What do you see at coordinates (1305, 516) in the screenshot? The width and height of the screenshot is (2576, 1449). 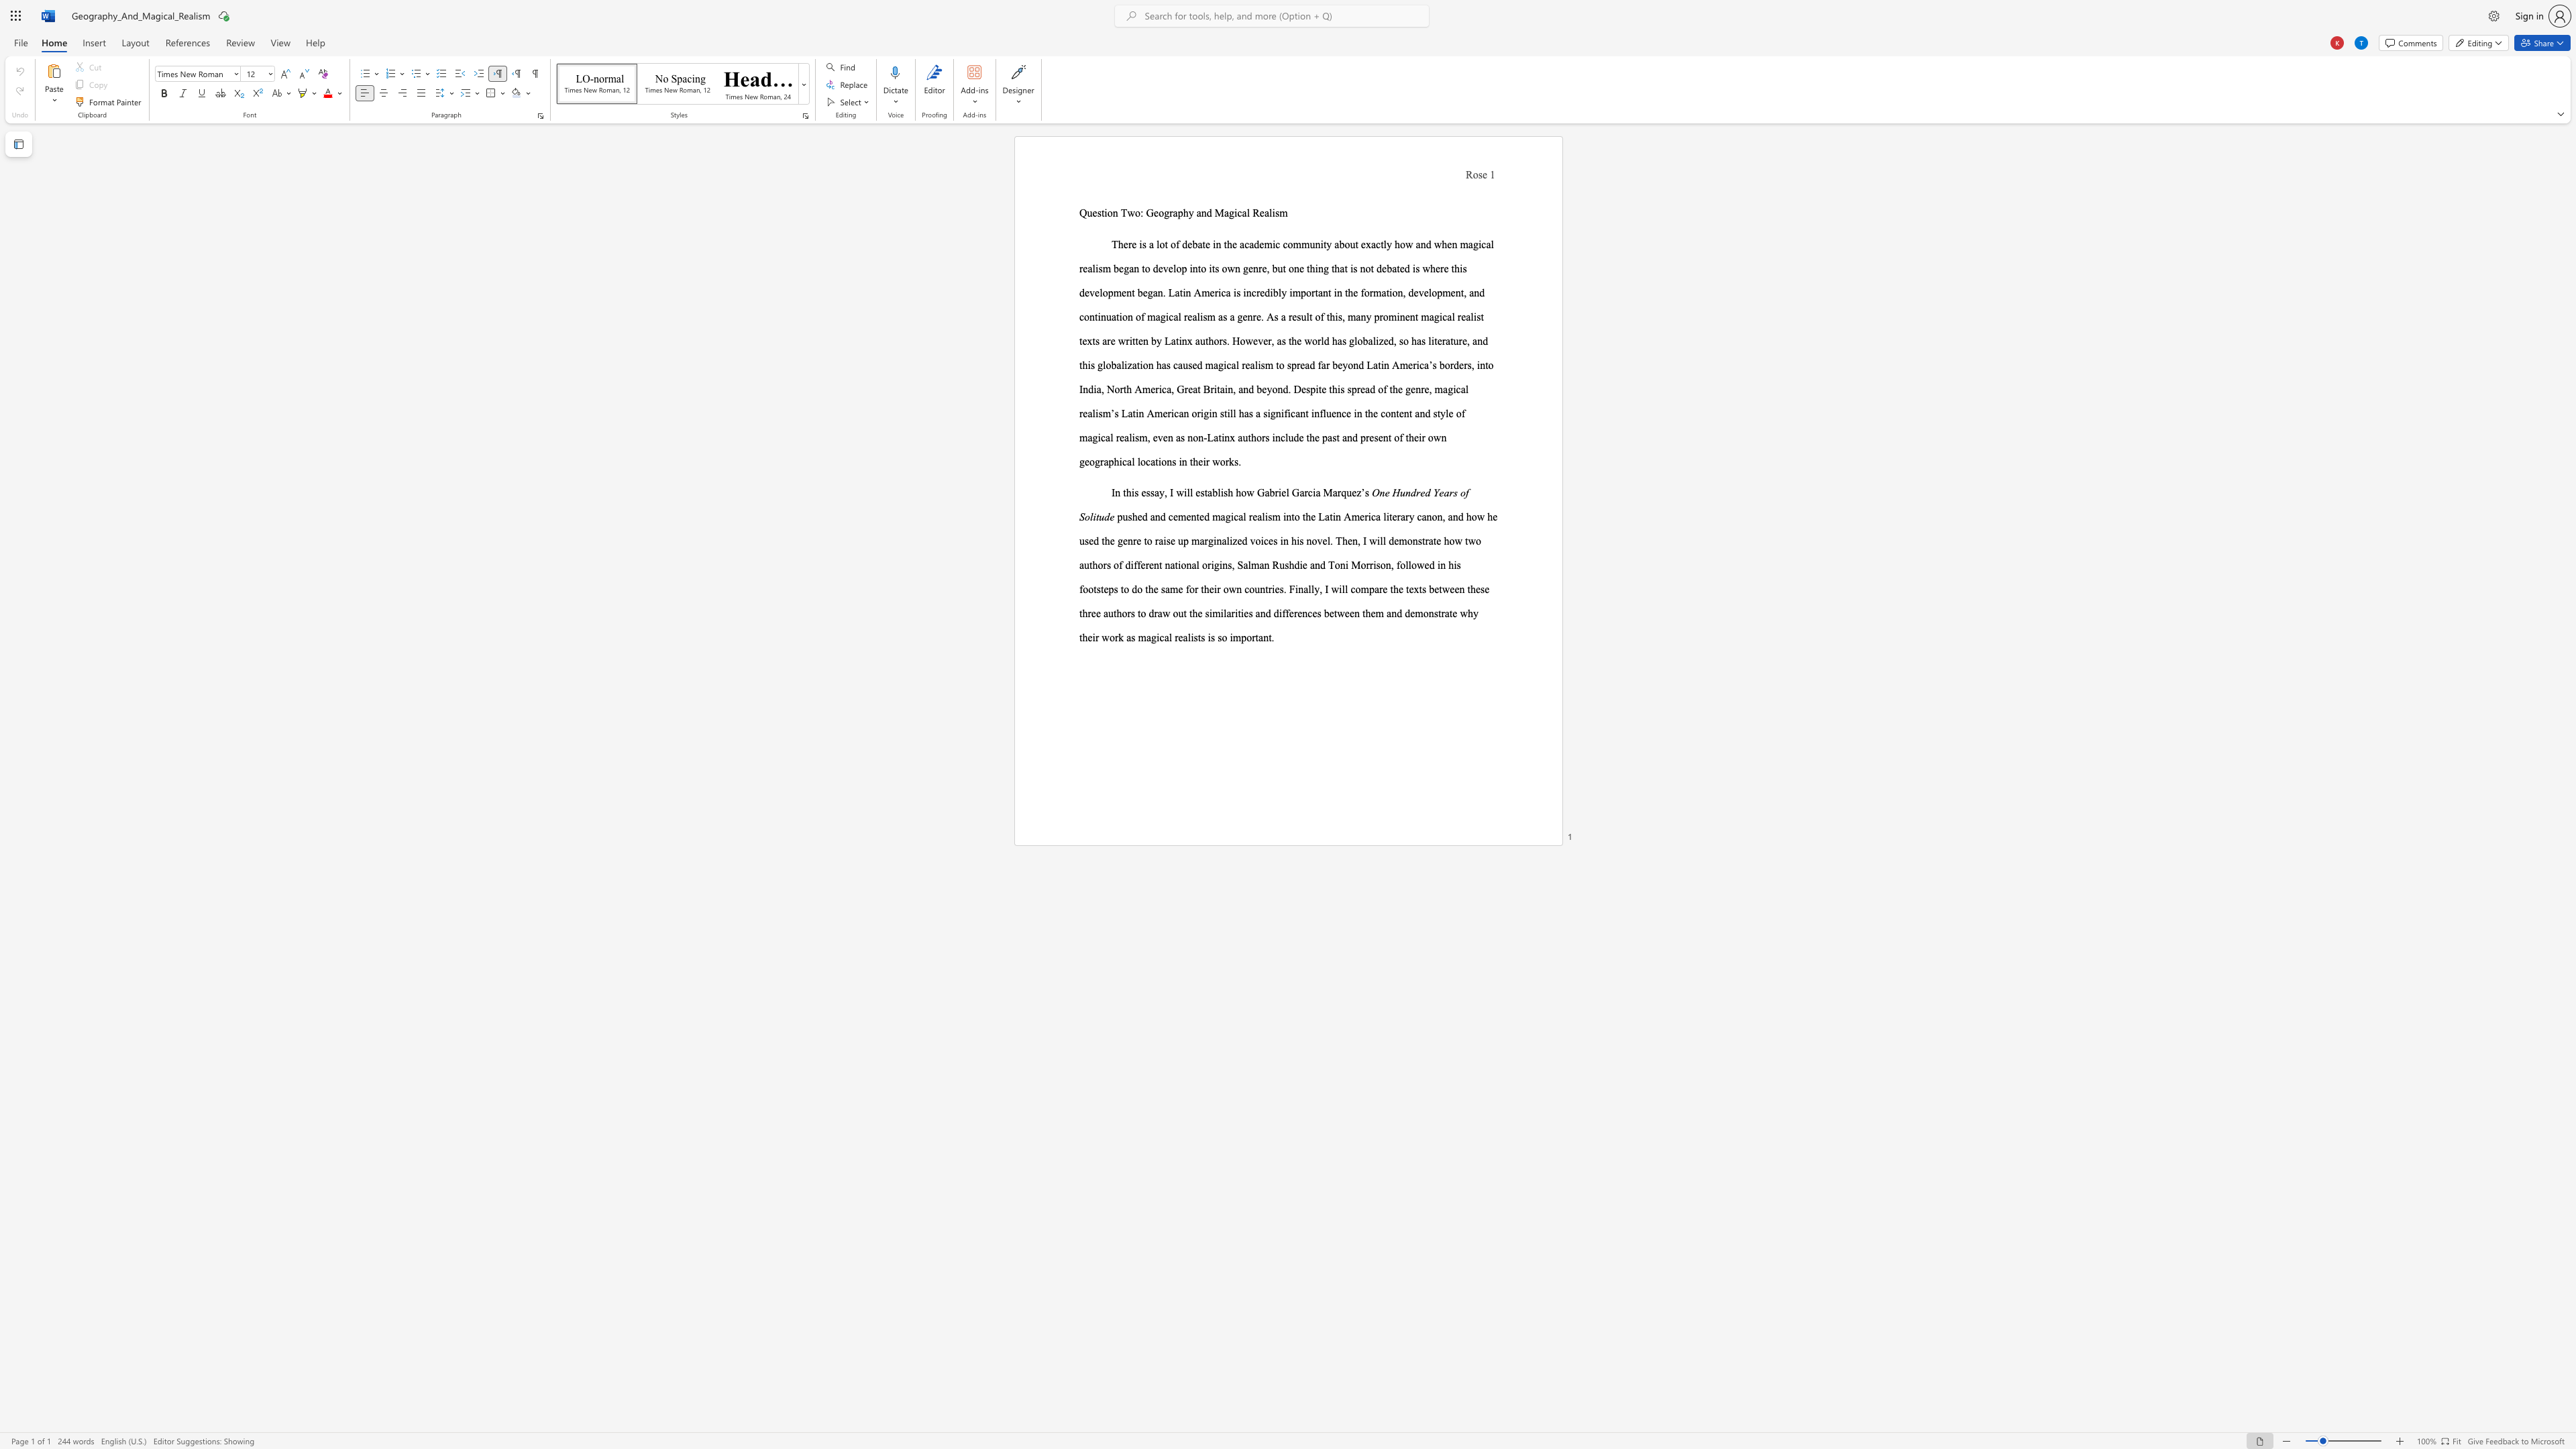 I see `the subset text "he Latin America literary canon, and how he used the genre to raise up ma" within the text "pushed and cemented magical realism into the Latin America literary canon, and how he used the genre to raise up marginalized voices in his novel. Then, I will"` at bounding box center [1305, 516].